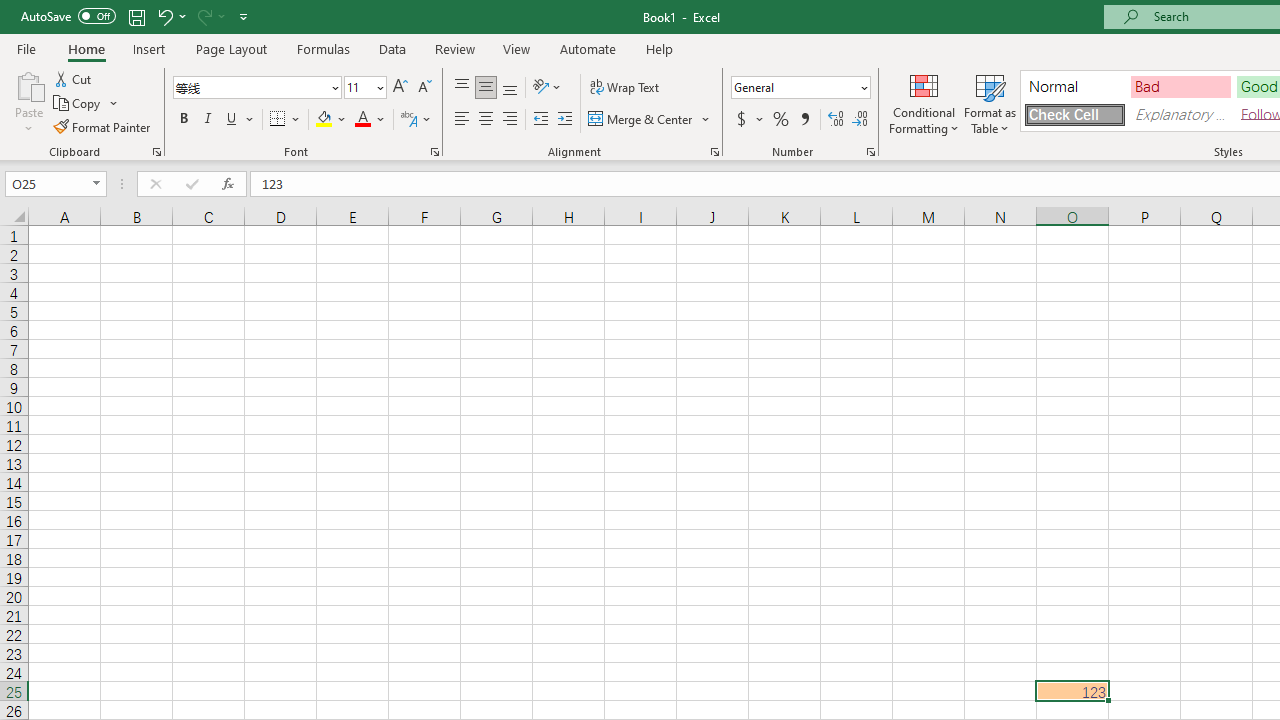 Image resolution: width=1280 pixels, height=720 pixels. Describe the element at coordinates (740, 119) in the screenshot. I see `'Accounting Number Format'` at that location.